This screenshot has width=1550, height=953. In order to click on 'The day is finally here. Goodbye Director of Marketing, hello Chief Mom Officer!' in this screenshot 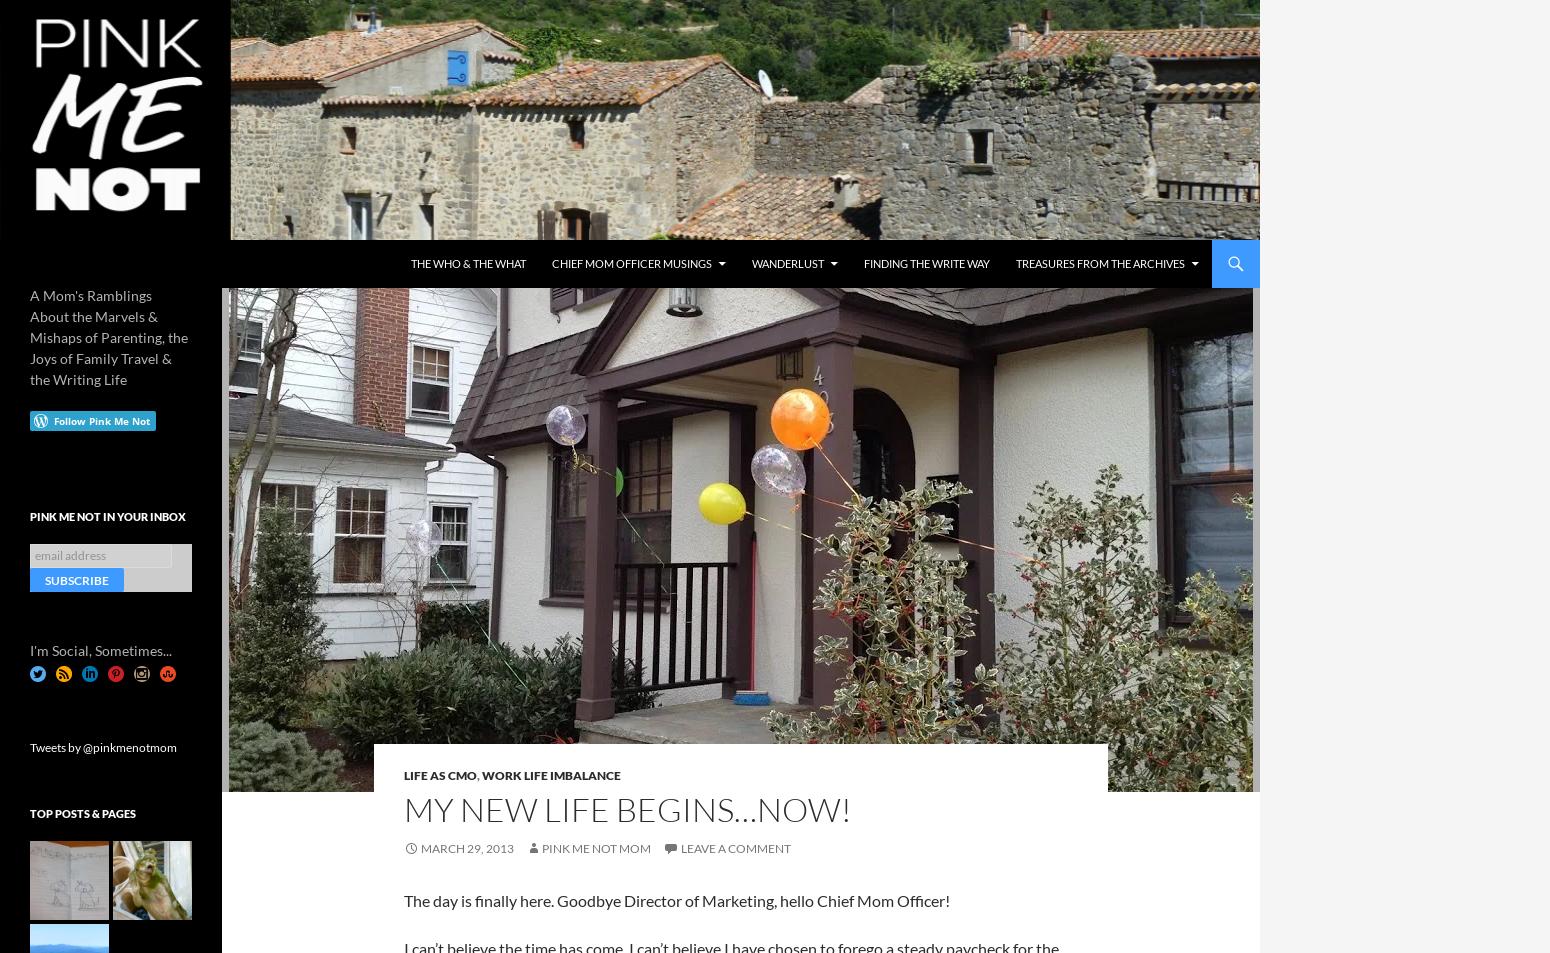, I will do `click(676, 900)`.